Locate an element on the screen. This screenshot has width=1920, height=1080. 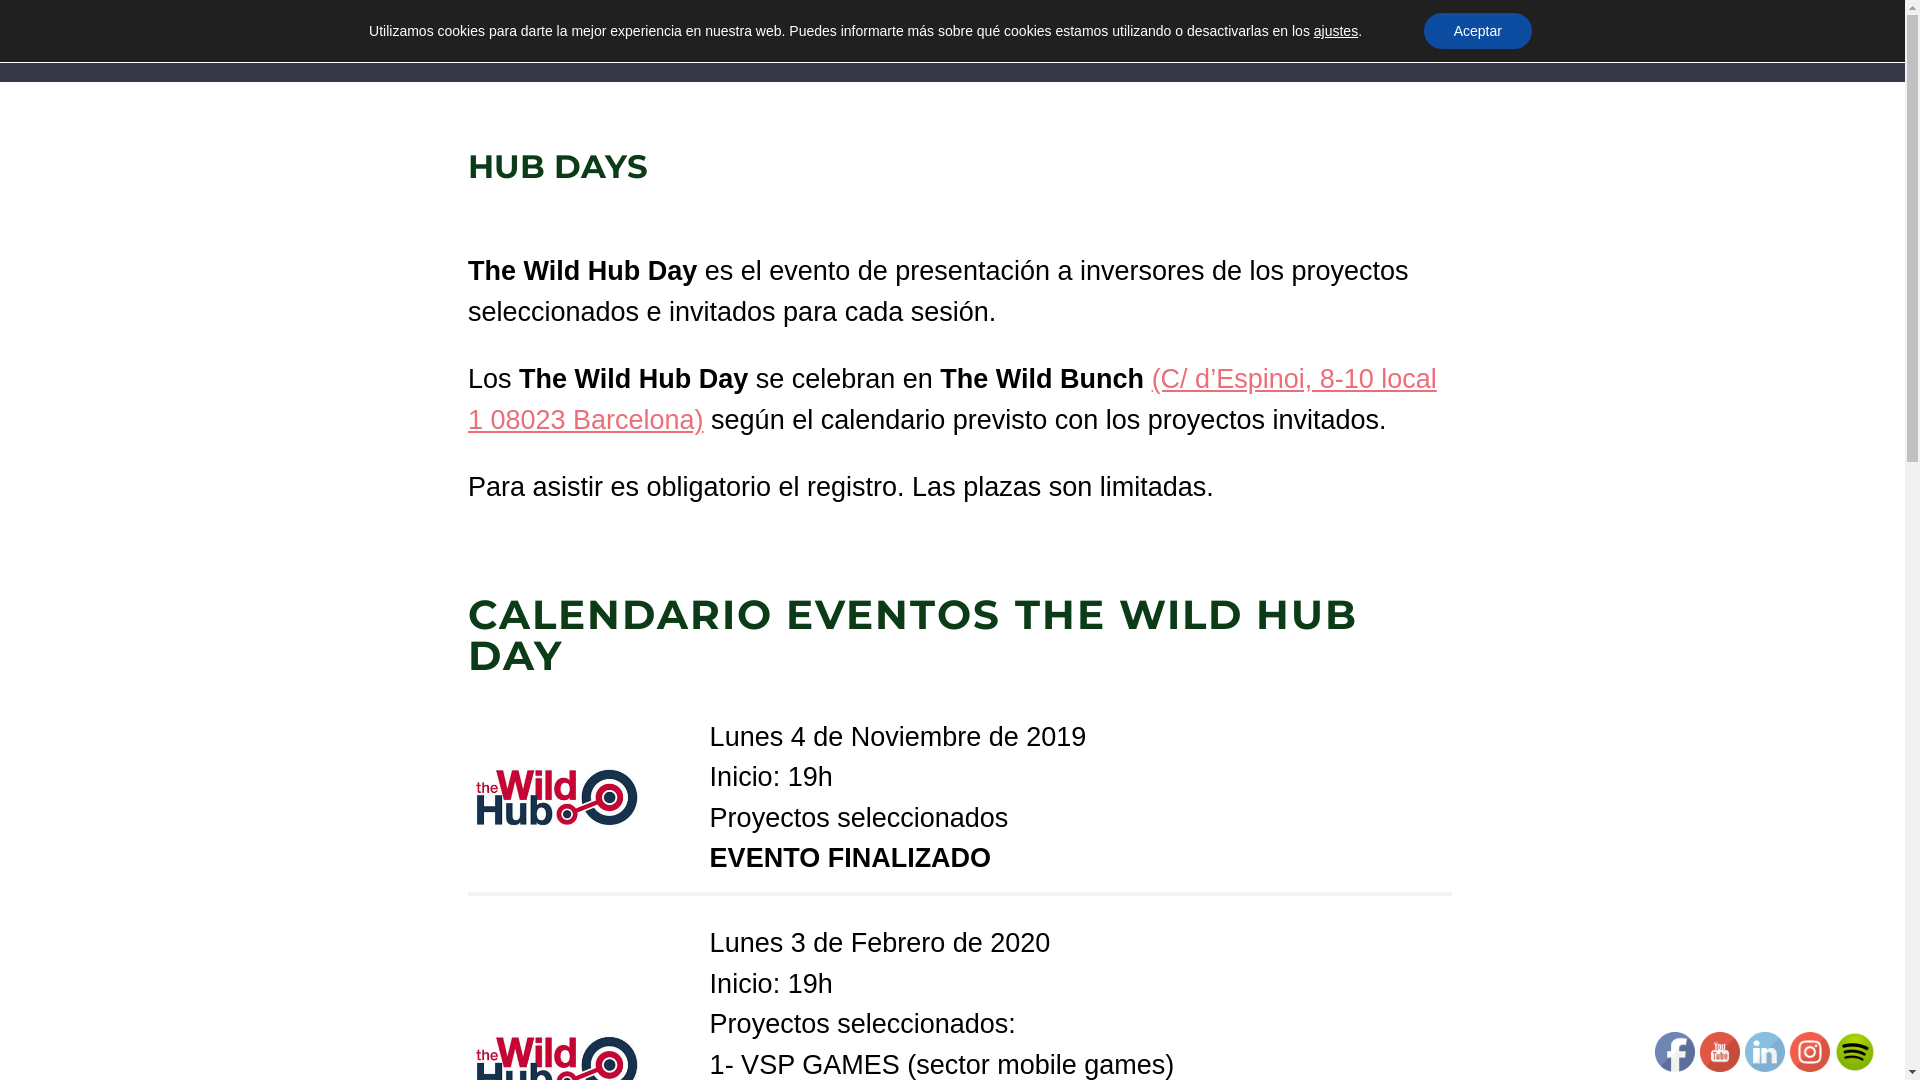
'Instagram' is located at coordinates (1809, 1051).